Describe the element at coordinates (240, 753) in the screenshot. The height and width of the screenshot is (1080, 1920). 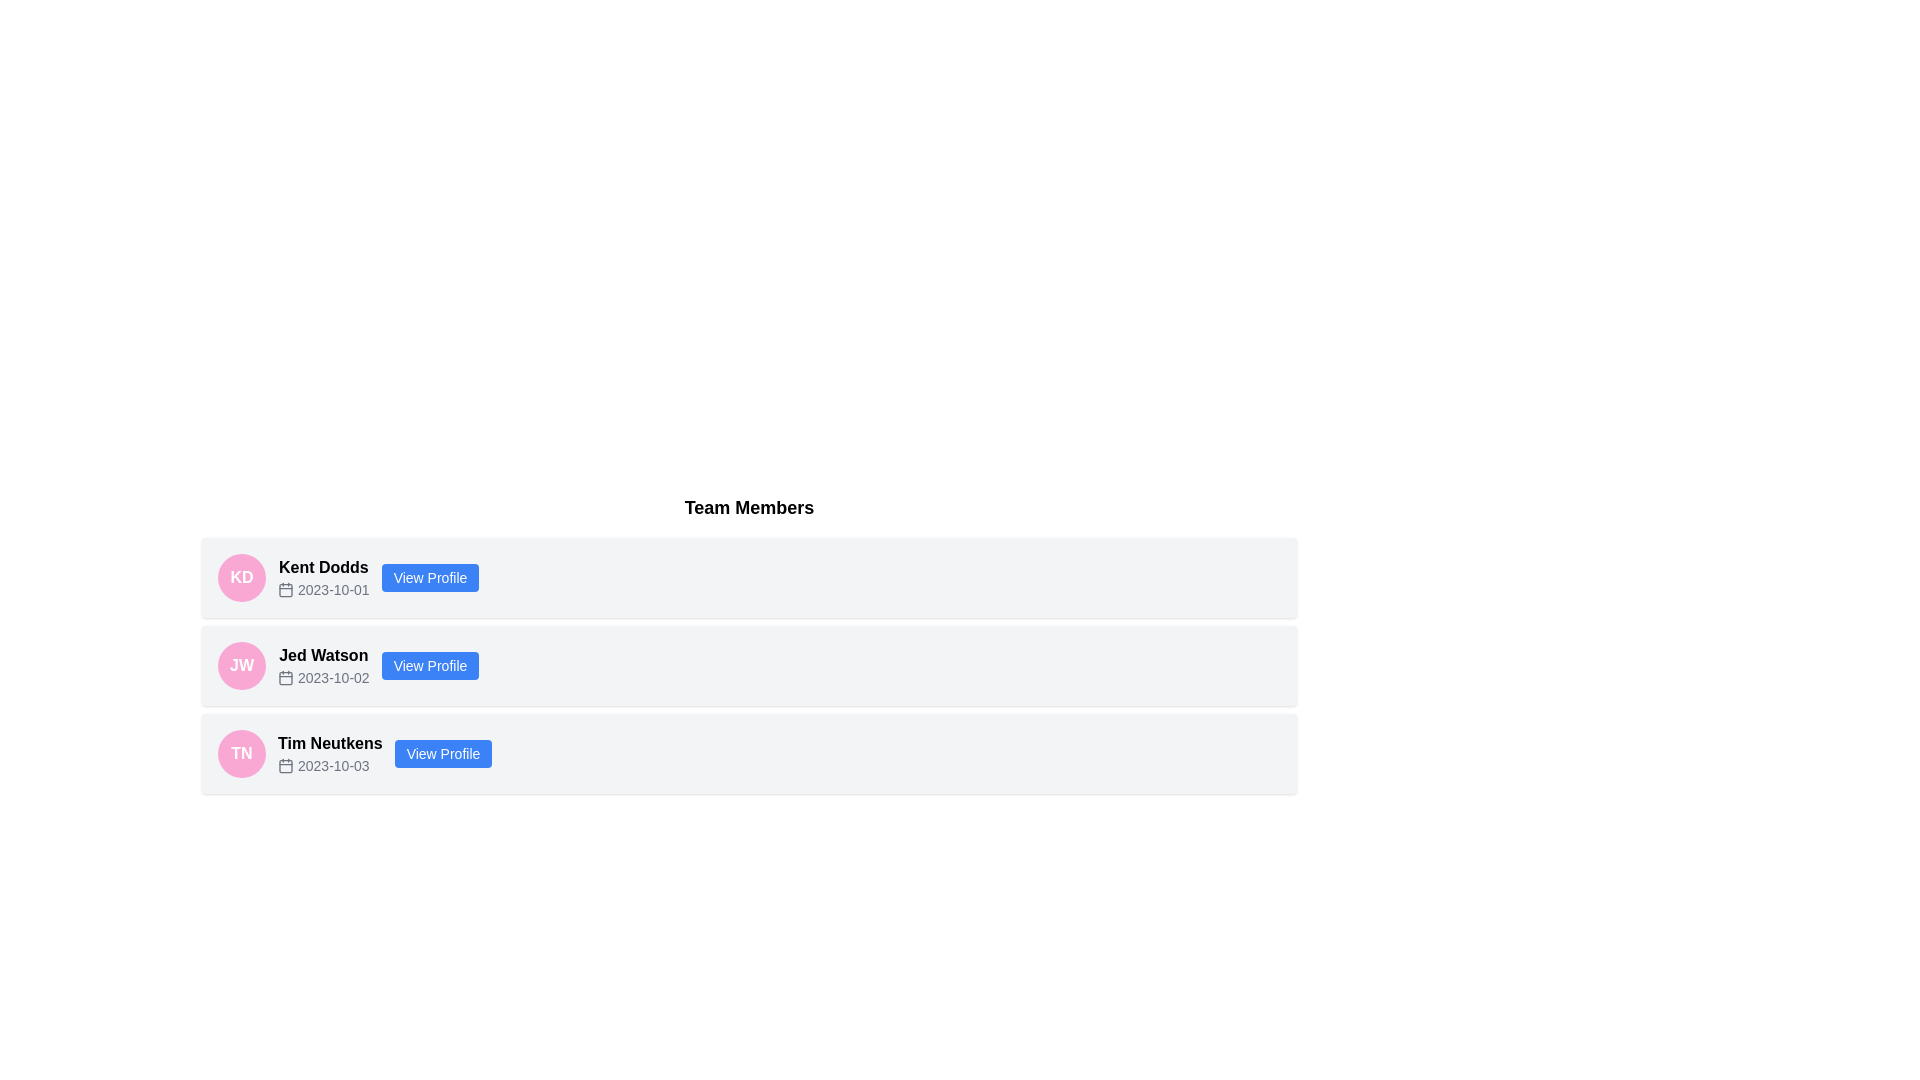
I see `the avatar representing the initials 'TN' for 'Tim Neutkens', located at the start of the row in the team members list` at that location.